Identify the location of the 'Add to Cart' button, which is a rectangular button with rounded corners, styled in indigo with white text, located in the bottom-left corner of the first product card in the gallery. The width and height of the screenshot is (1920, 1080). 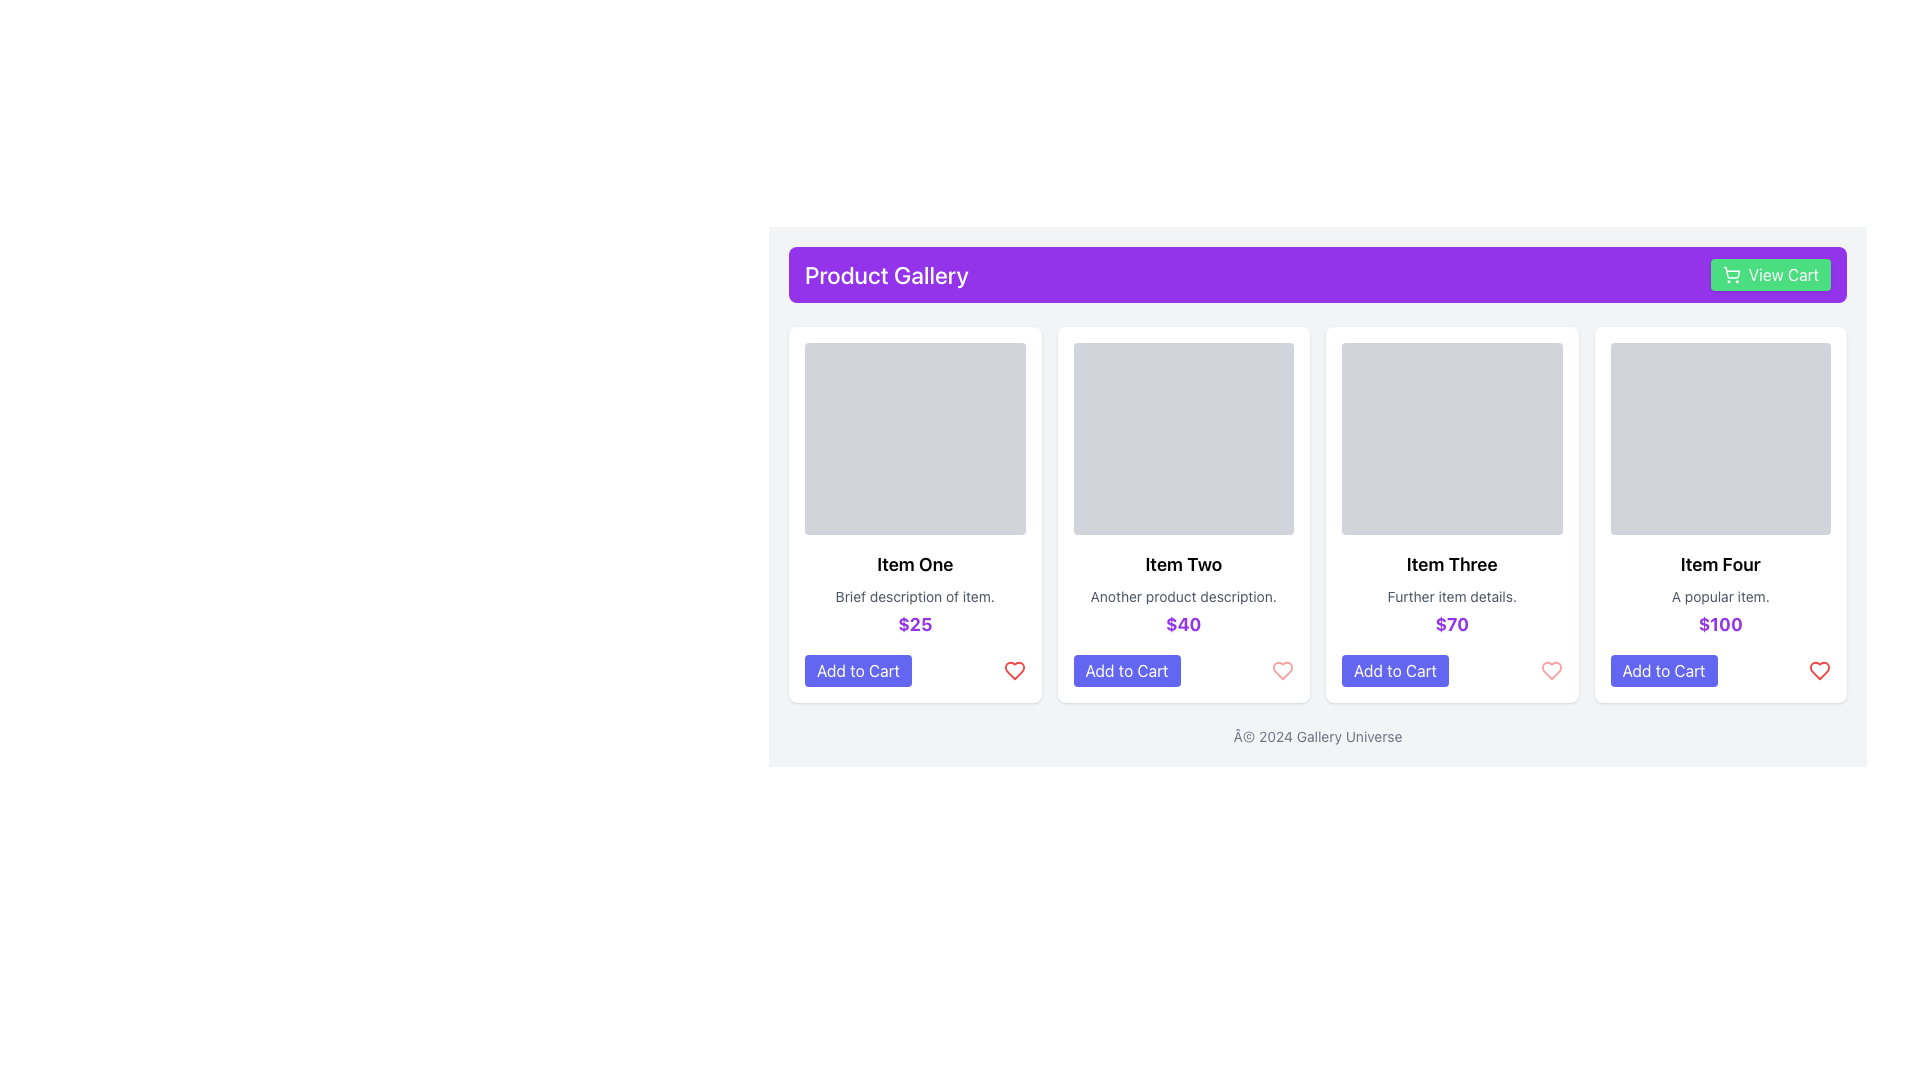
(858, 671).